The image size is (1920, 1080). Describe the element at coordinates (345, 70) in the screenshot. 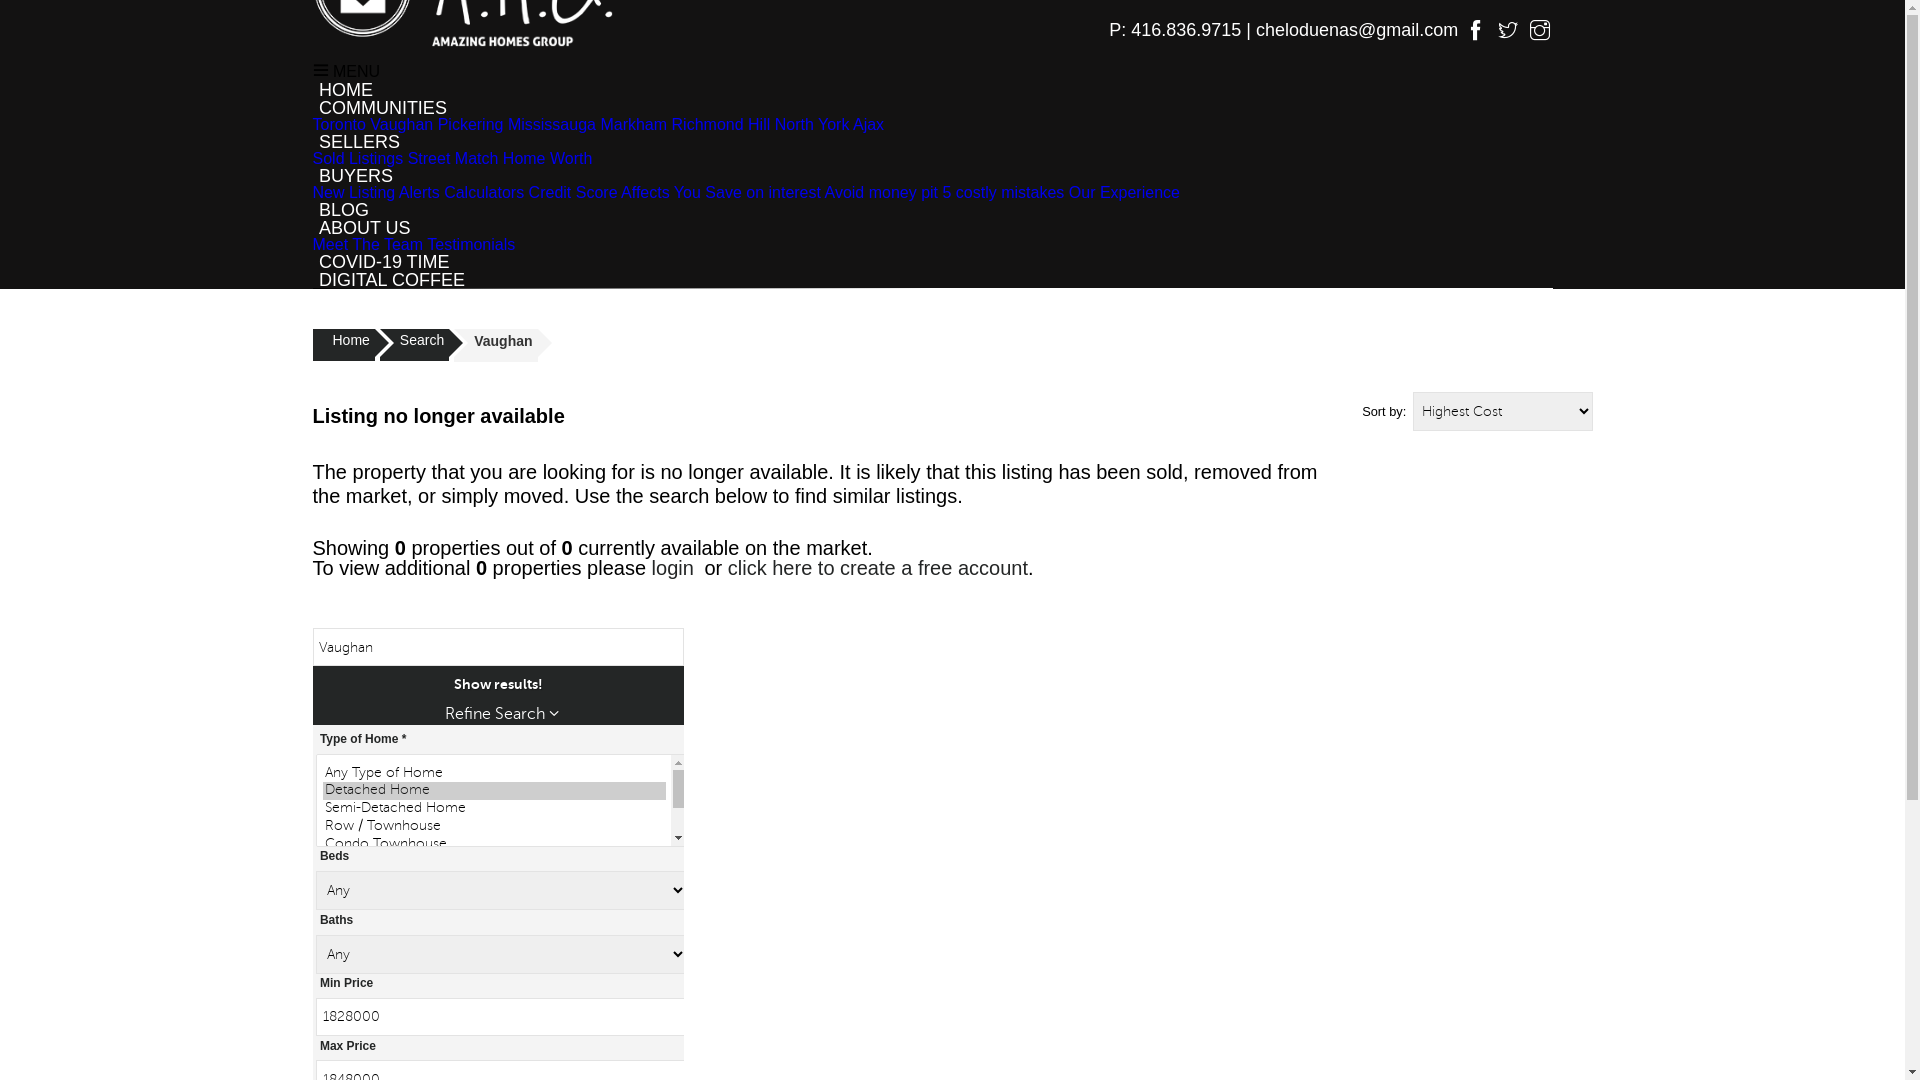

I see `'MENU'` at that location.